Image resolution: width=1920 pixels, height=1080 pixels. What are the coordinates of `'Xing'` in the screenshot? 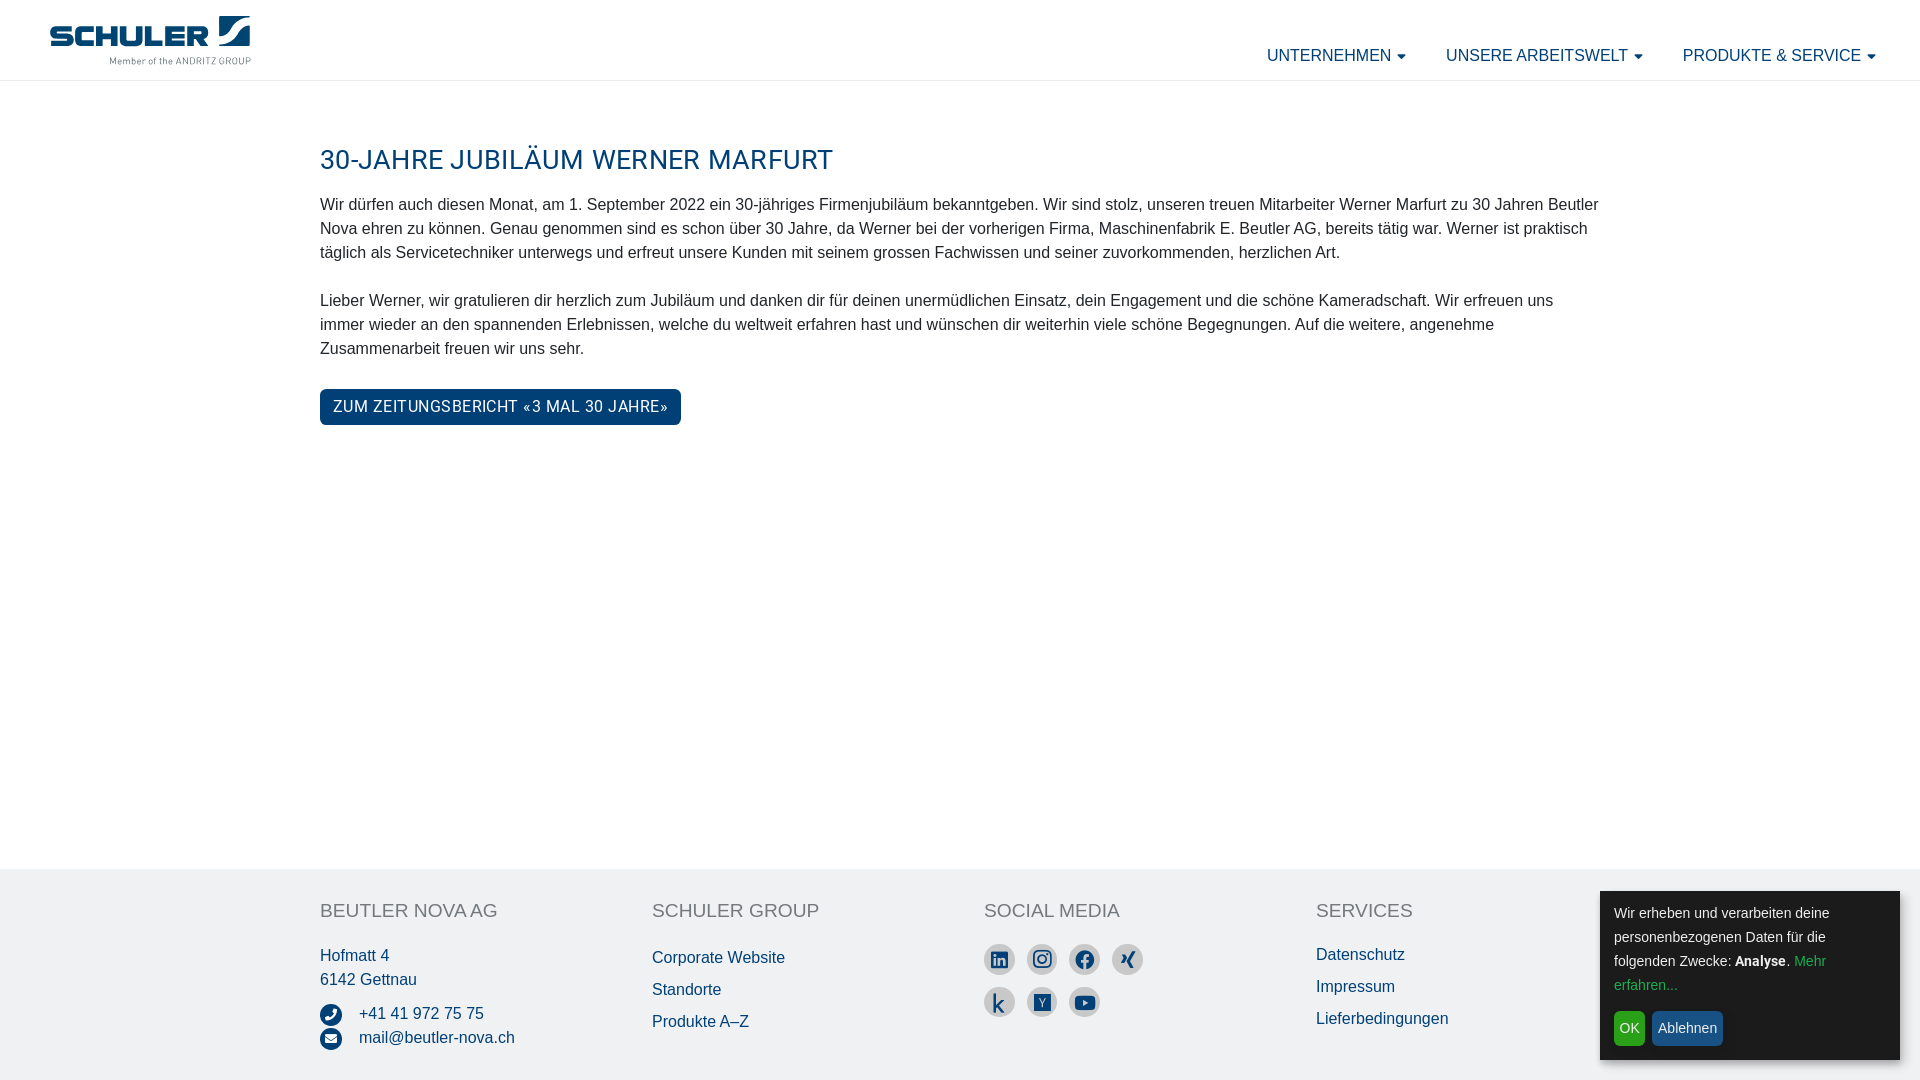 It's located at (1111, 958).